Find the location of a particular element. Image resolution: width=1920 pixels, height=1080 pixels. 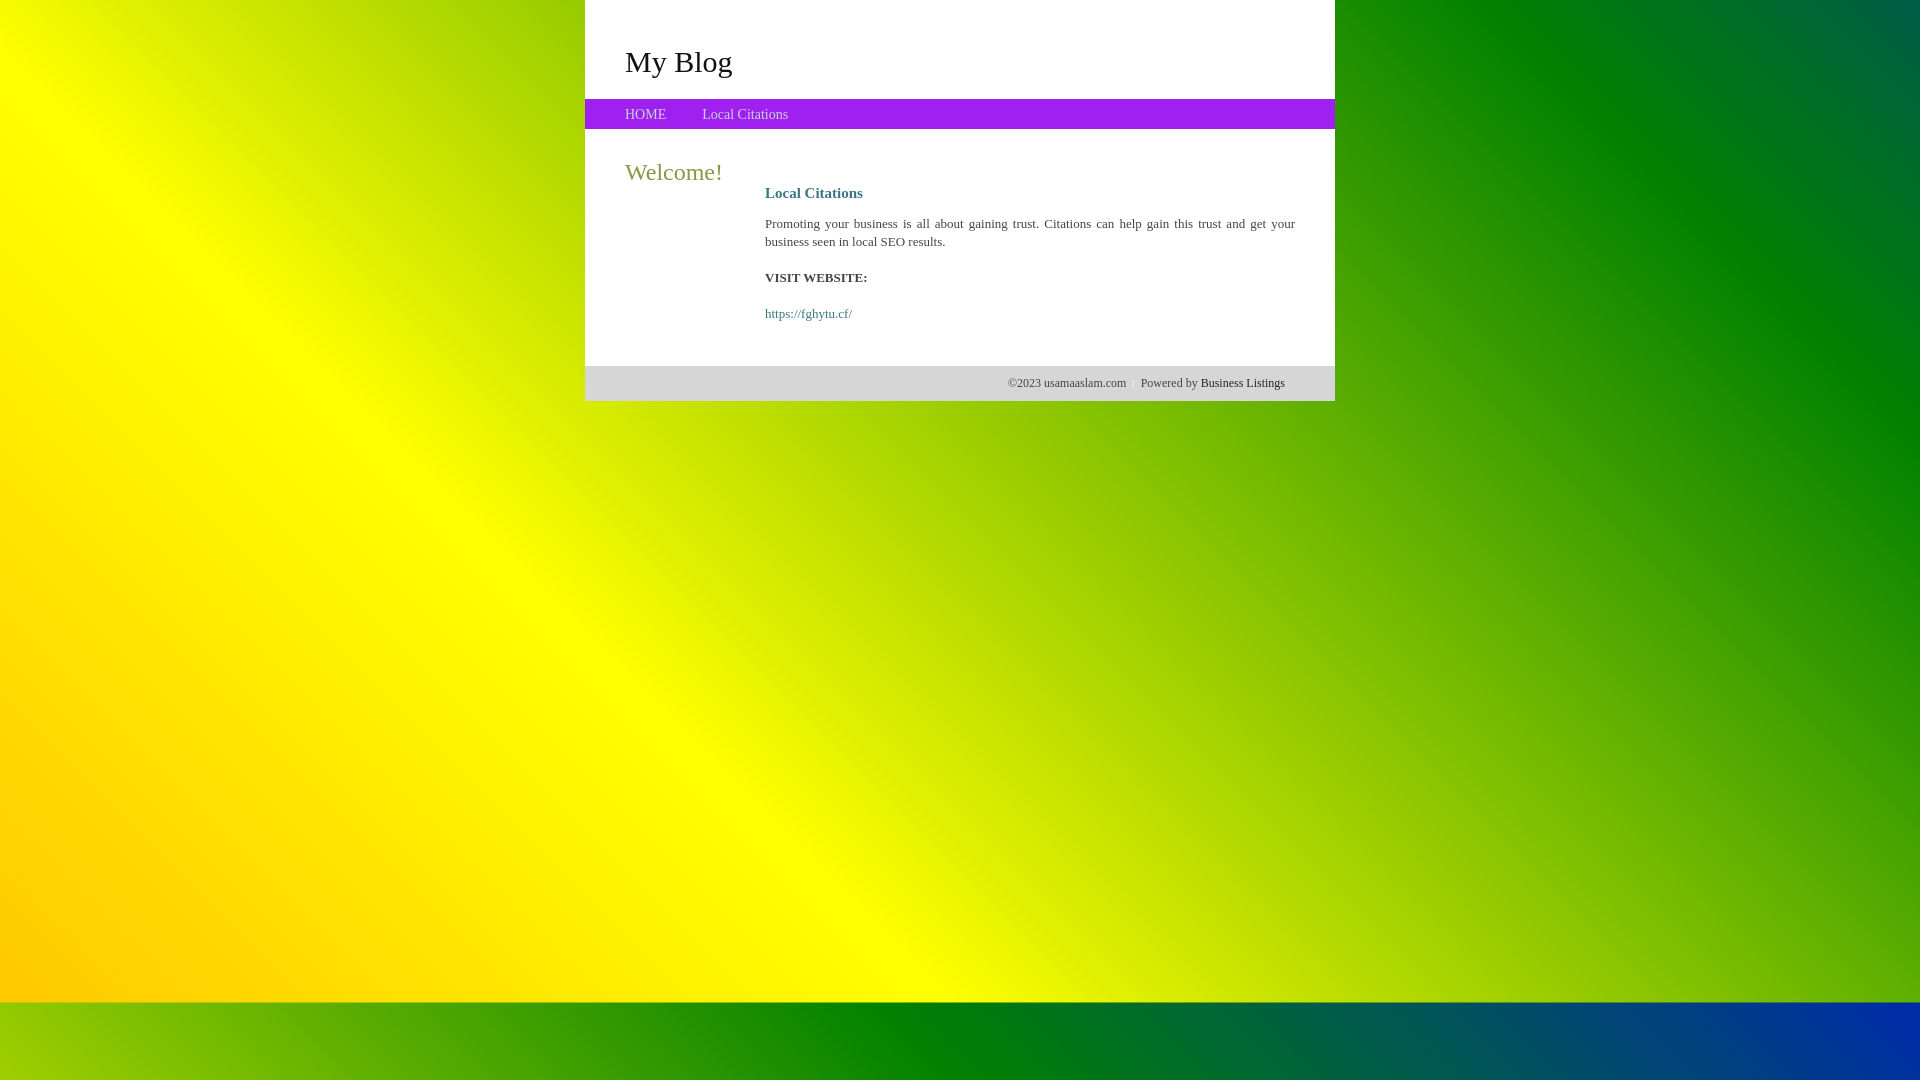

'Local Citations' is located at coordinates (743, 114).